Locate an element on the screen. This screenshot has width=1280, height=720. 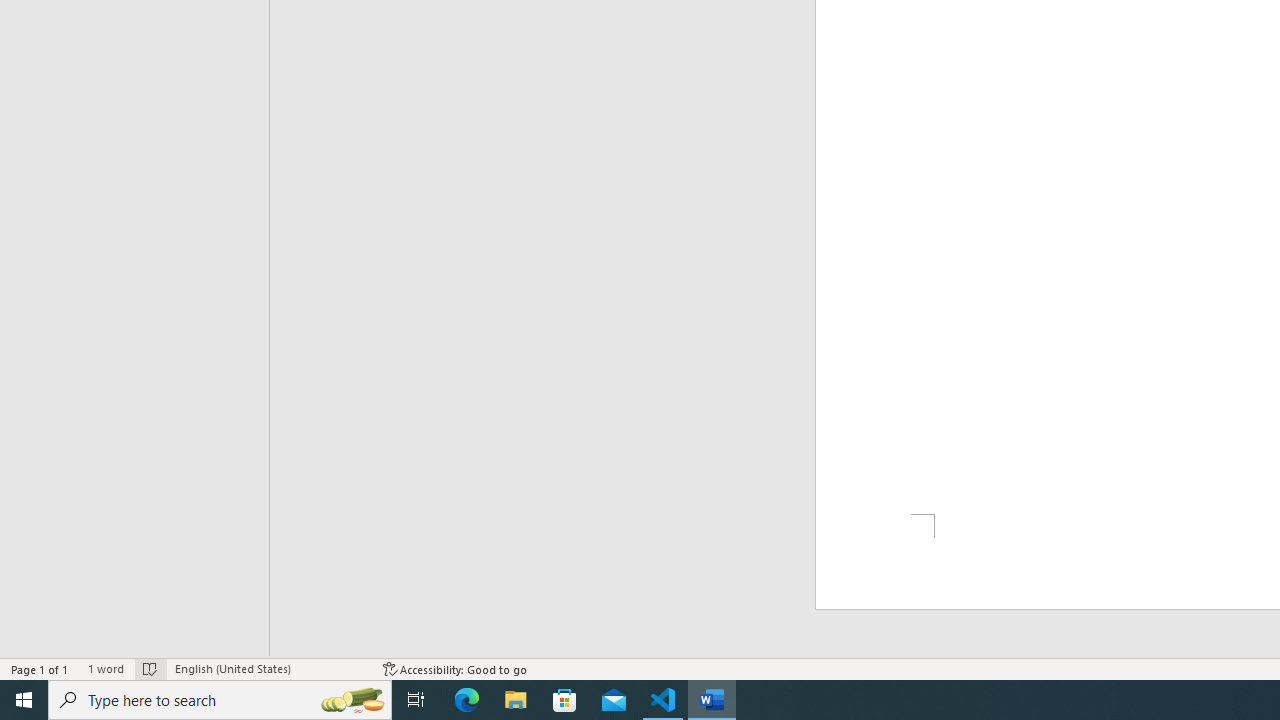
'Accessibility Checker Accessibility: Good to go' is located at coordinates (454, 669).